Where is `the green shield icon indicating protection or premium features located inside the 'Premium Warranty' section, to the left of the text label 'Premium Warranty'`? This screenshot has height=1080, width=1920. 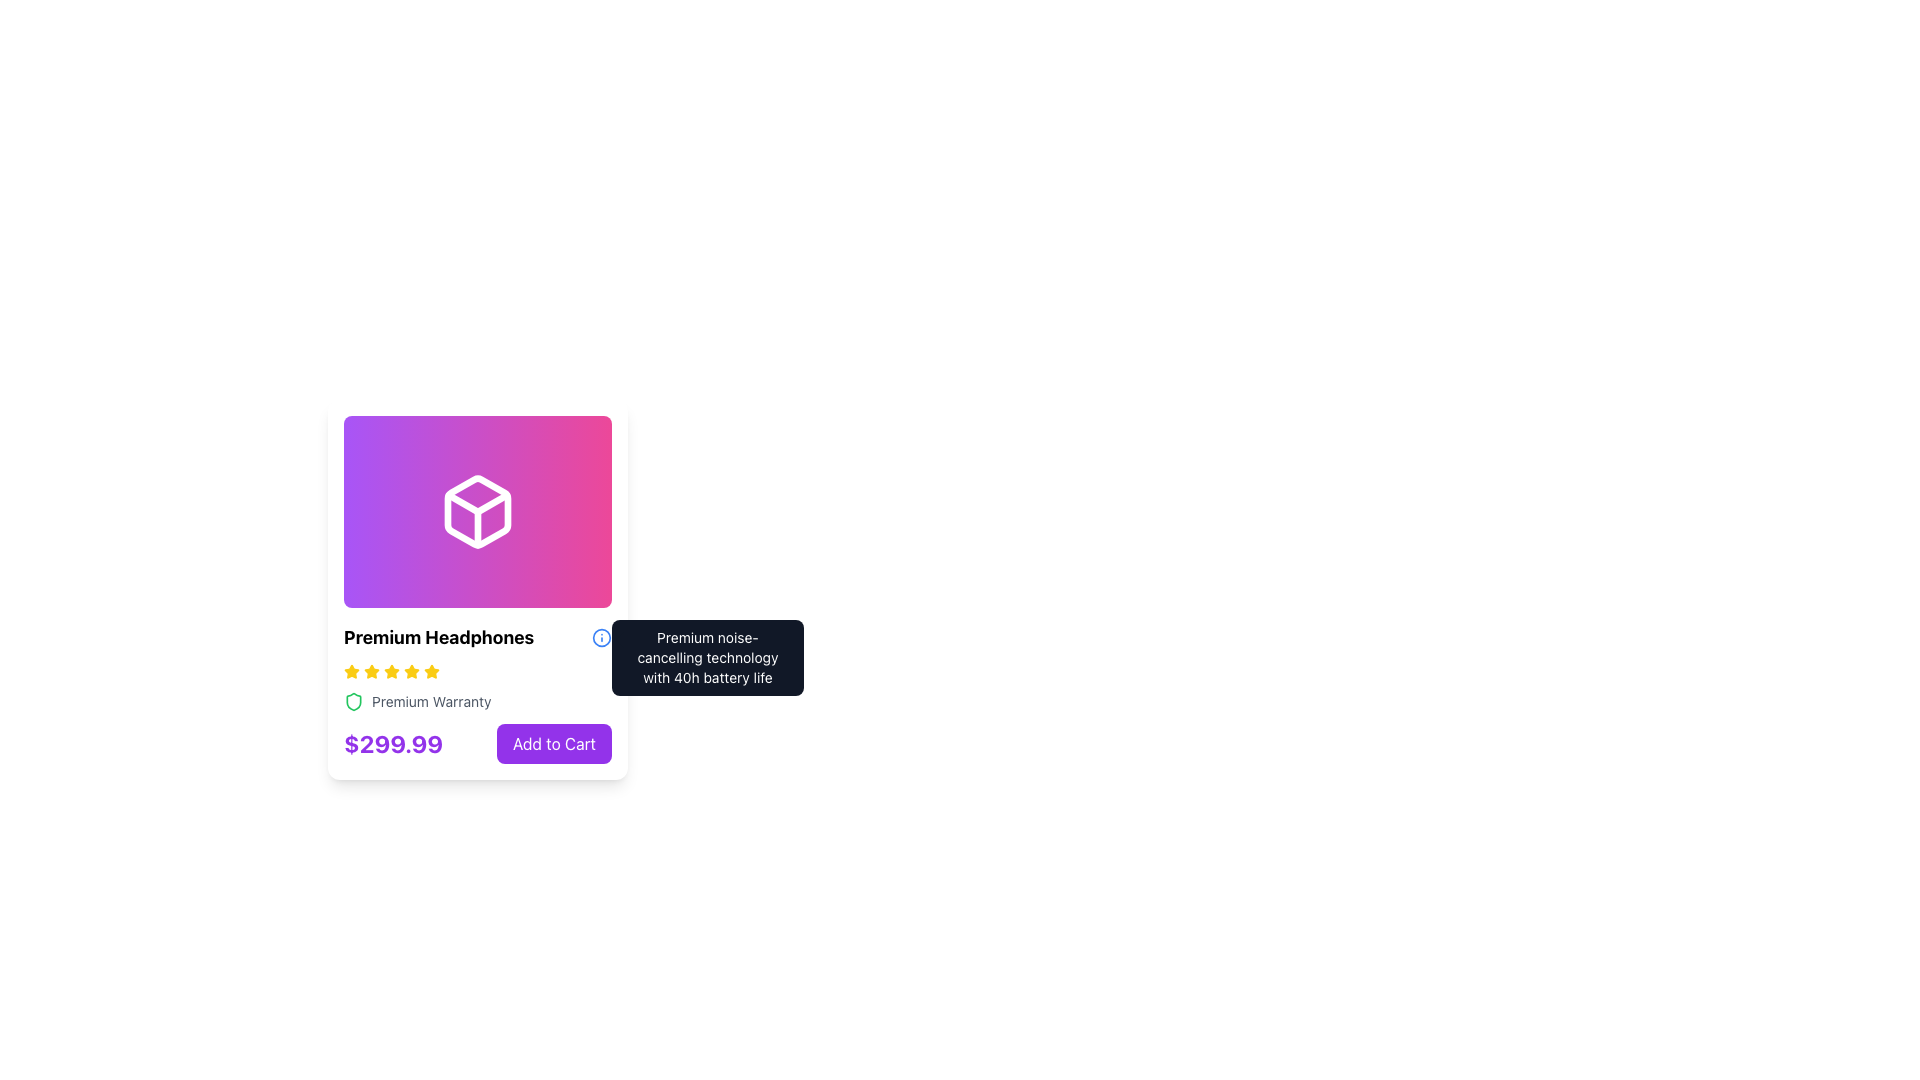 the green shield icon indicating protection or premium features located inside the 'Premium Warranty' section, to the left of the text label 'Premium Warranty' is located at coordinates (354, 701).